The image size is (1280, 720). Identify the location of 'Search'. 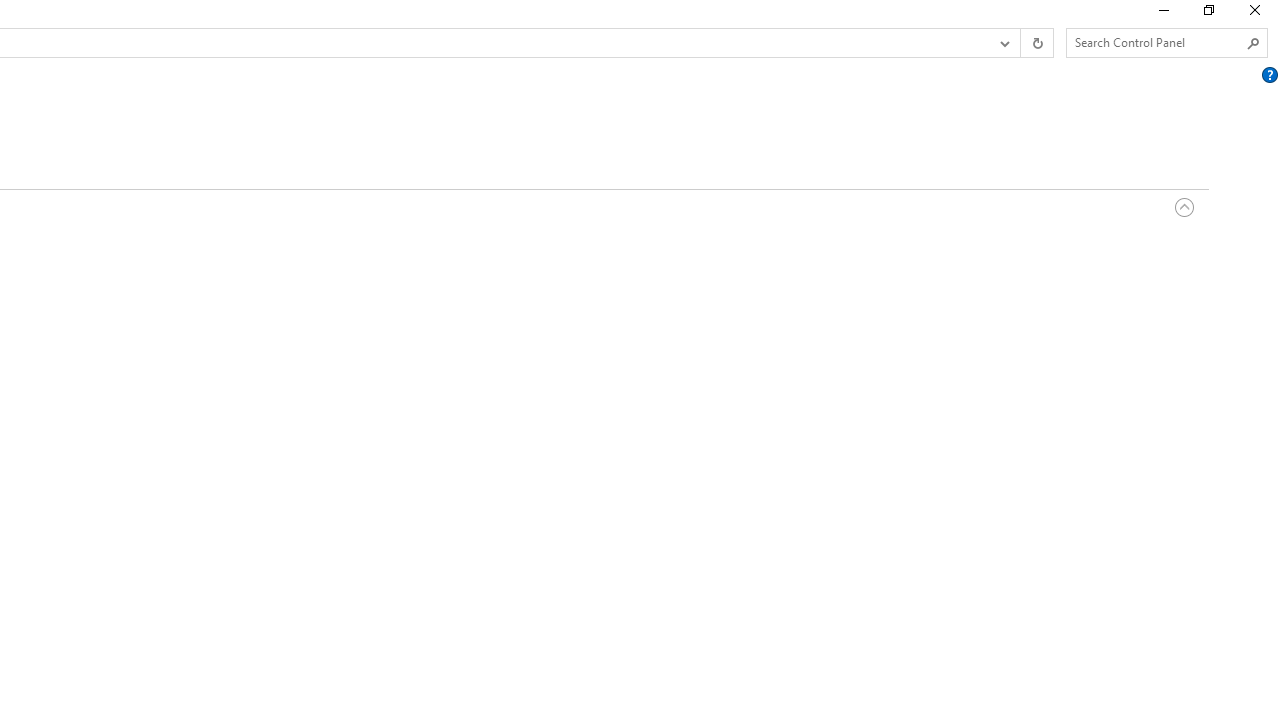
(1252, 43).